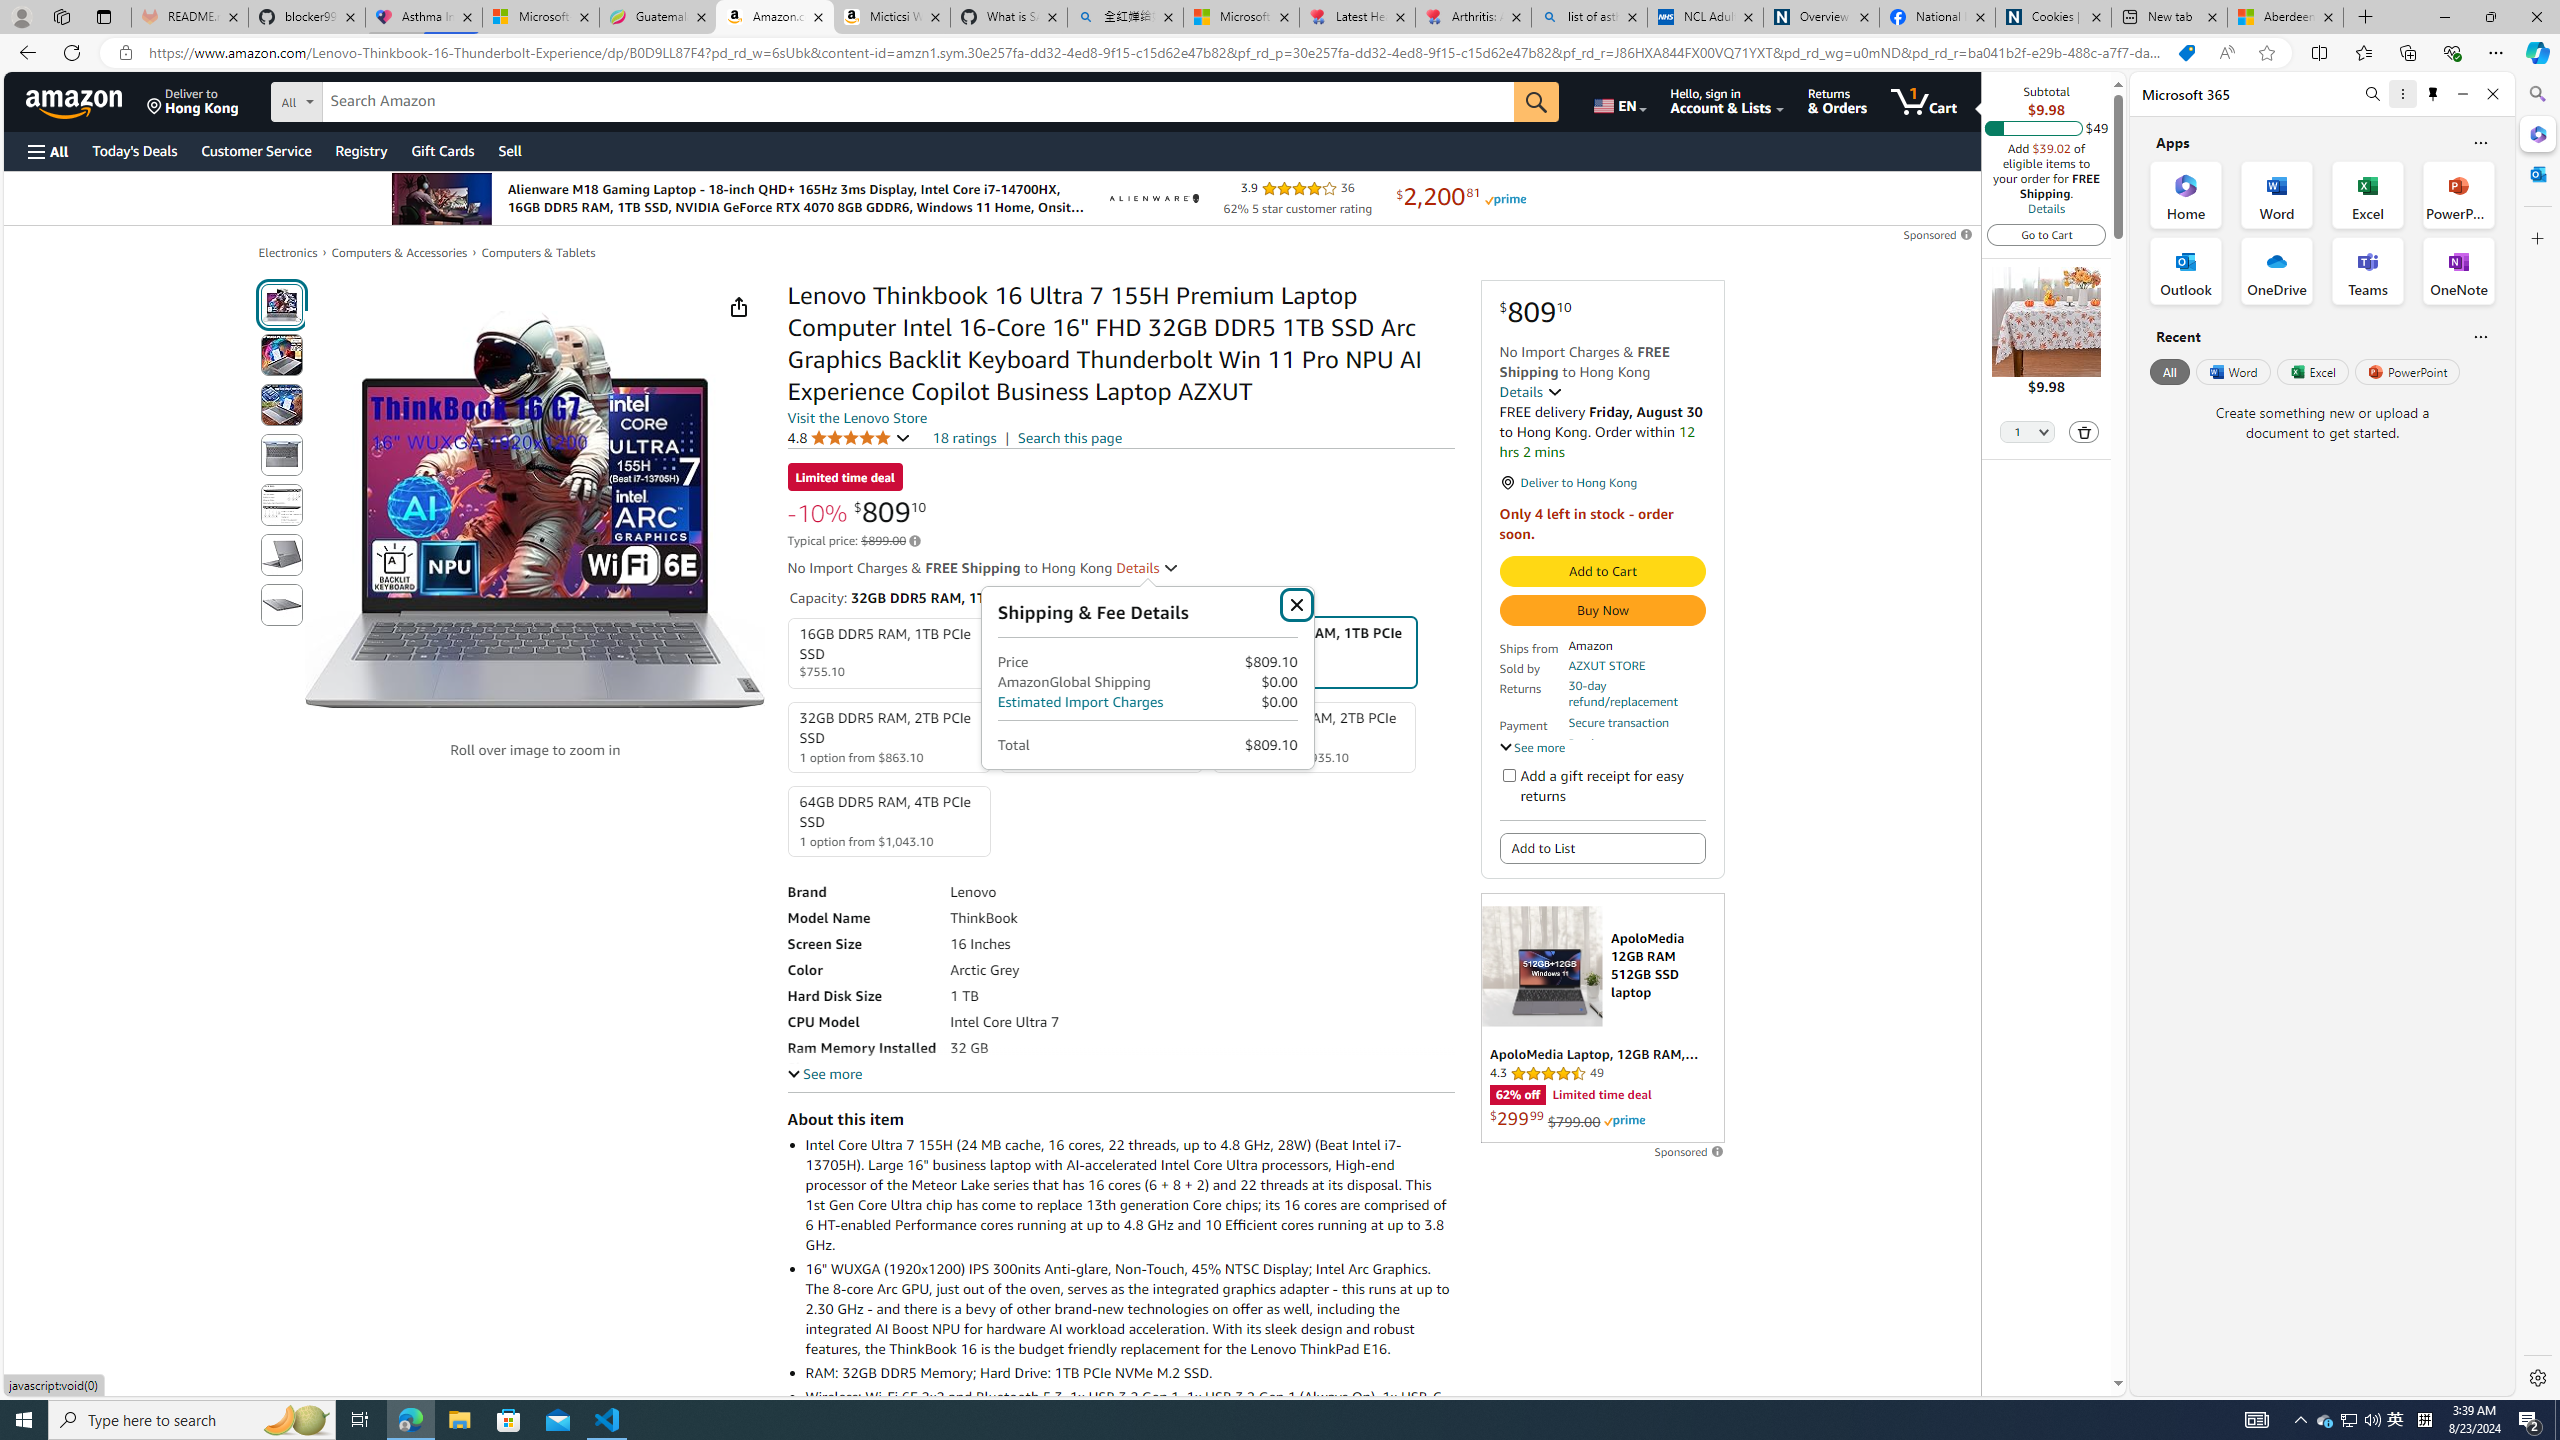 This screenshot has width=2560, height=1440. What do you see at coordinates (1313, 736) in the screenshot?
I see `'64GB DDR5 RAM, 2TB PCIe SSD 1 option from $935.10'` at bounding box center [1313, 736].